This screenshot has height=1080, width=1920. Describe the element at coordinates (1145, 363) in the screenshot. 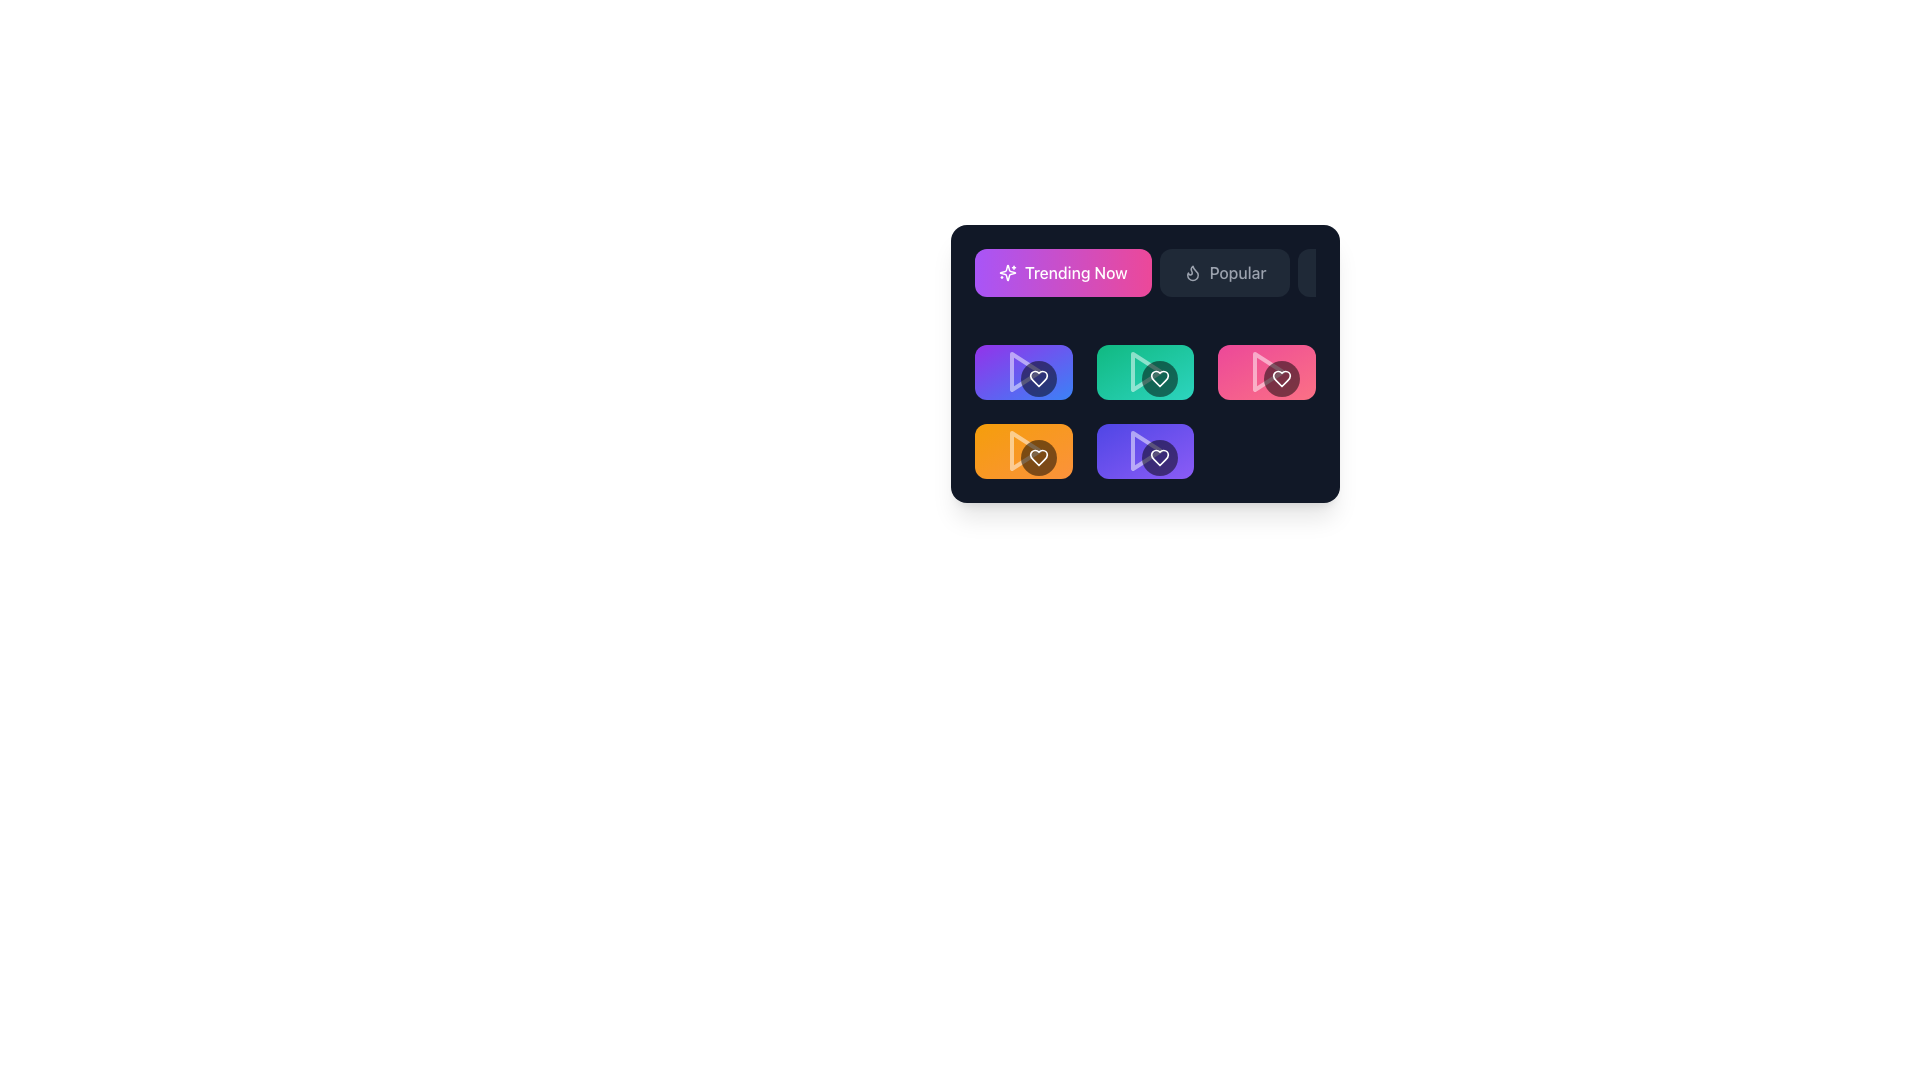

I see `the heart icon in the second row, middle column of the grid item to like or favorite the content` at that location.